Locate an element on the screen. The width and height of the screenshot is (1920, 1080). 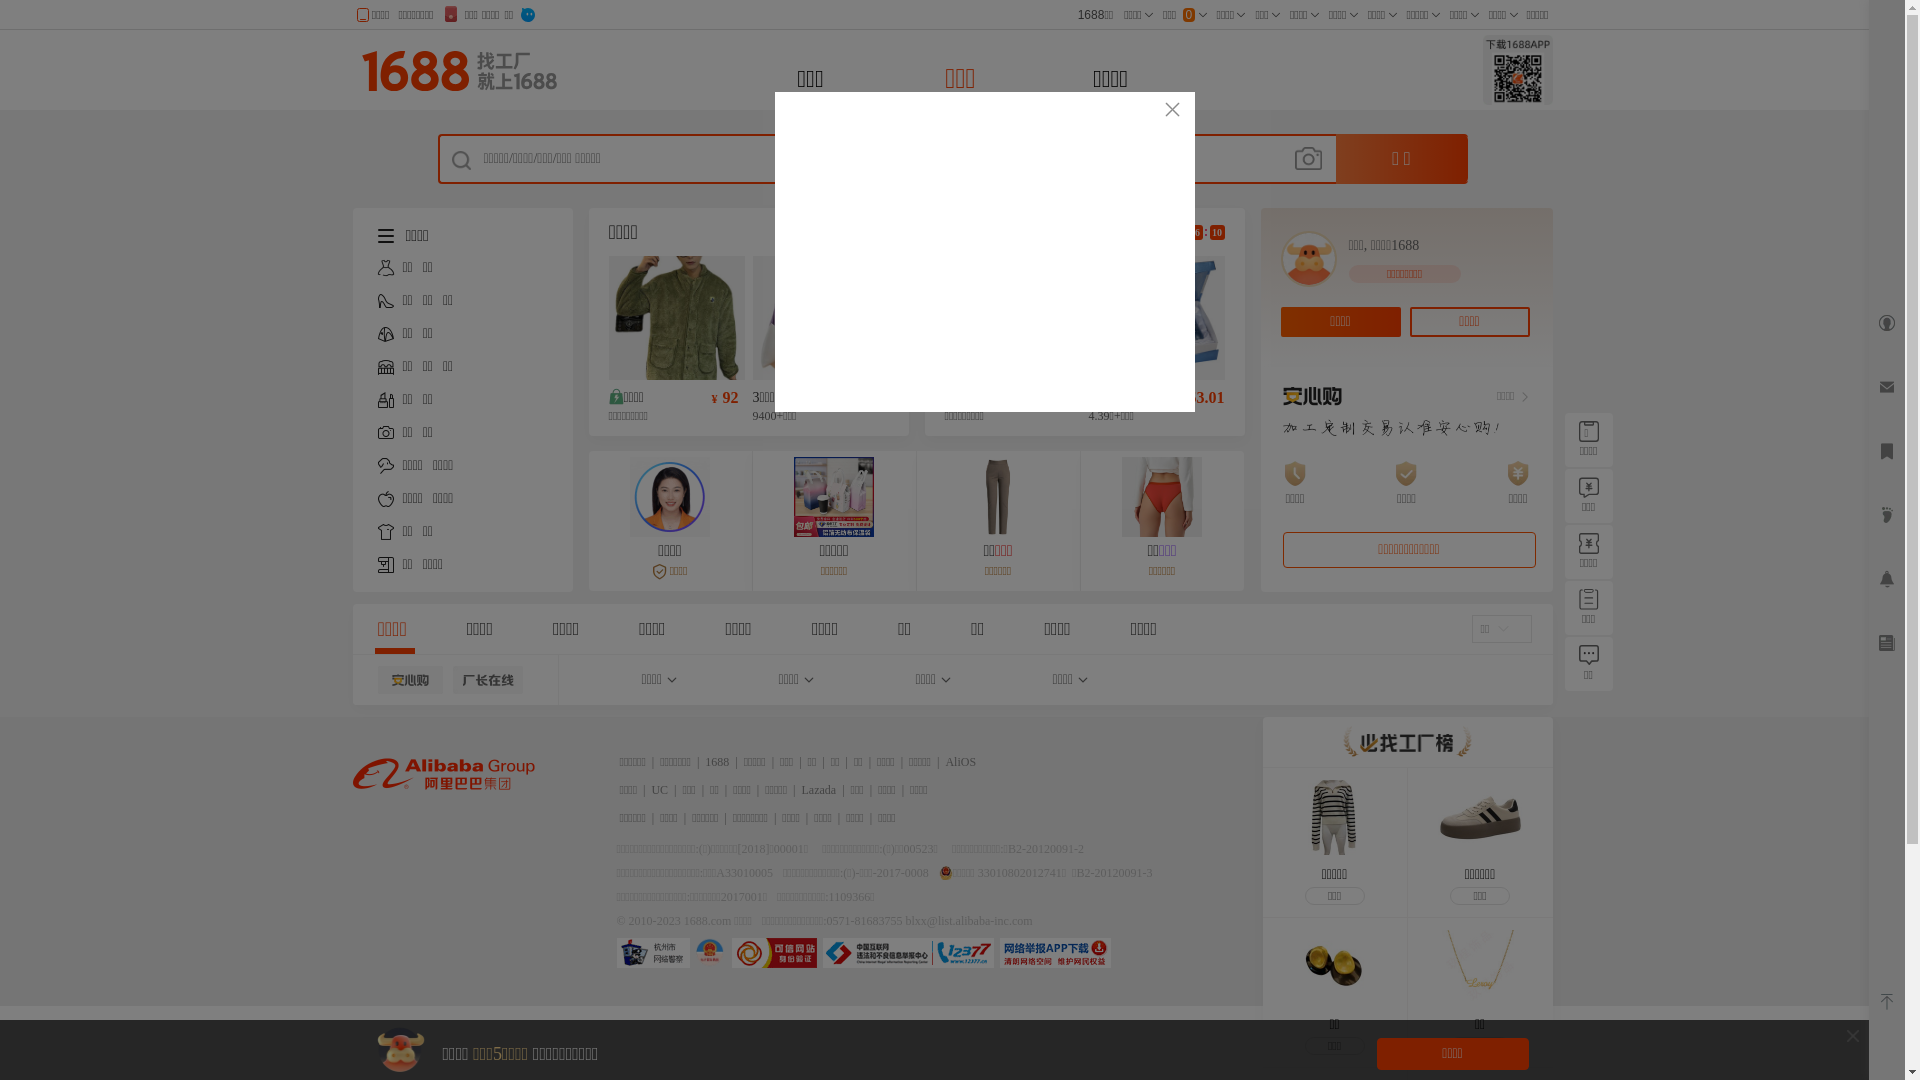
'AliOS' is located at coordinates (960, 762).